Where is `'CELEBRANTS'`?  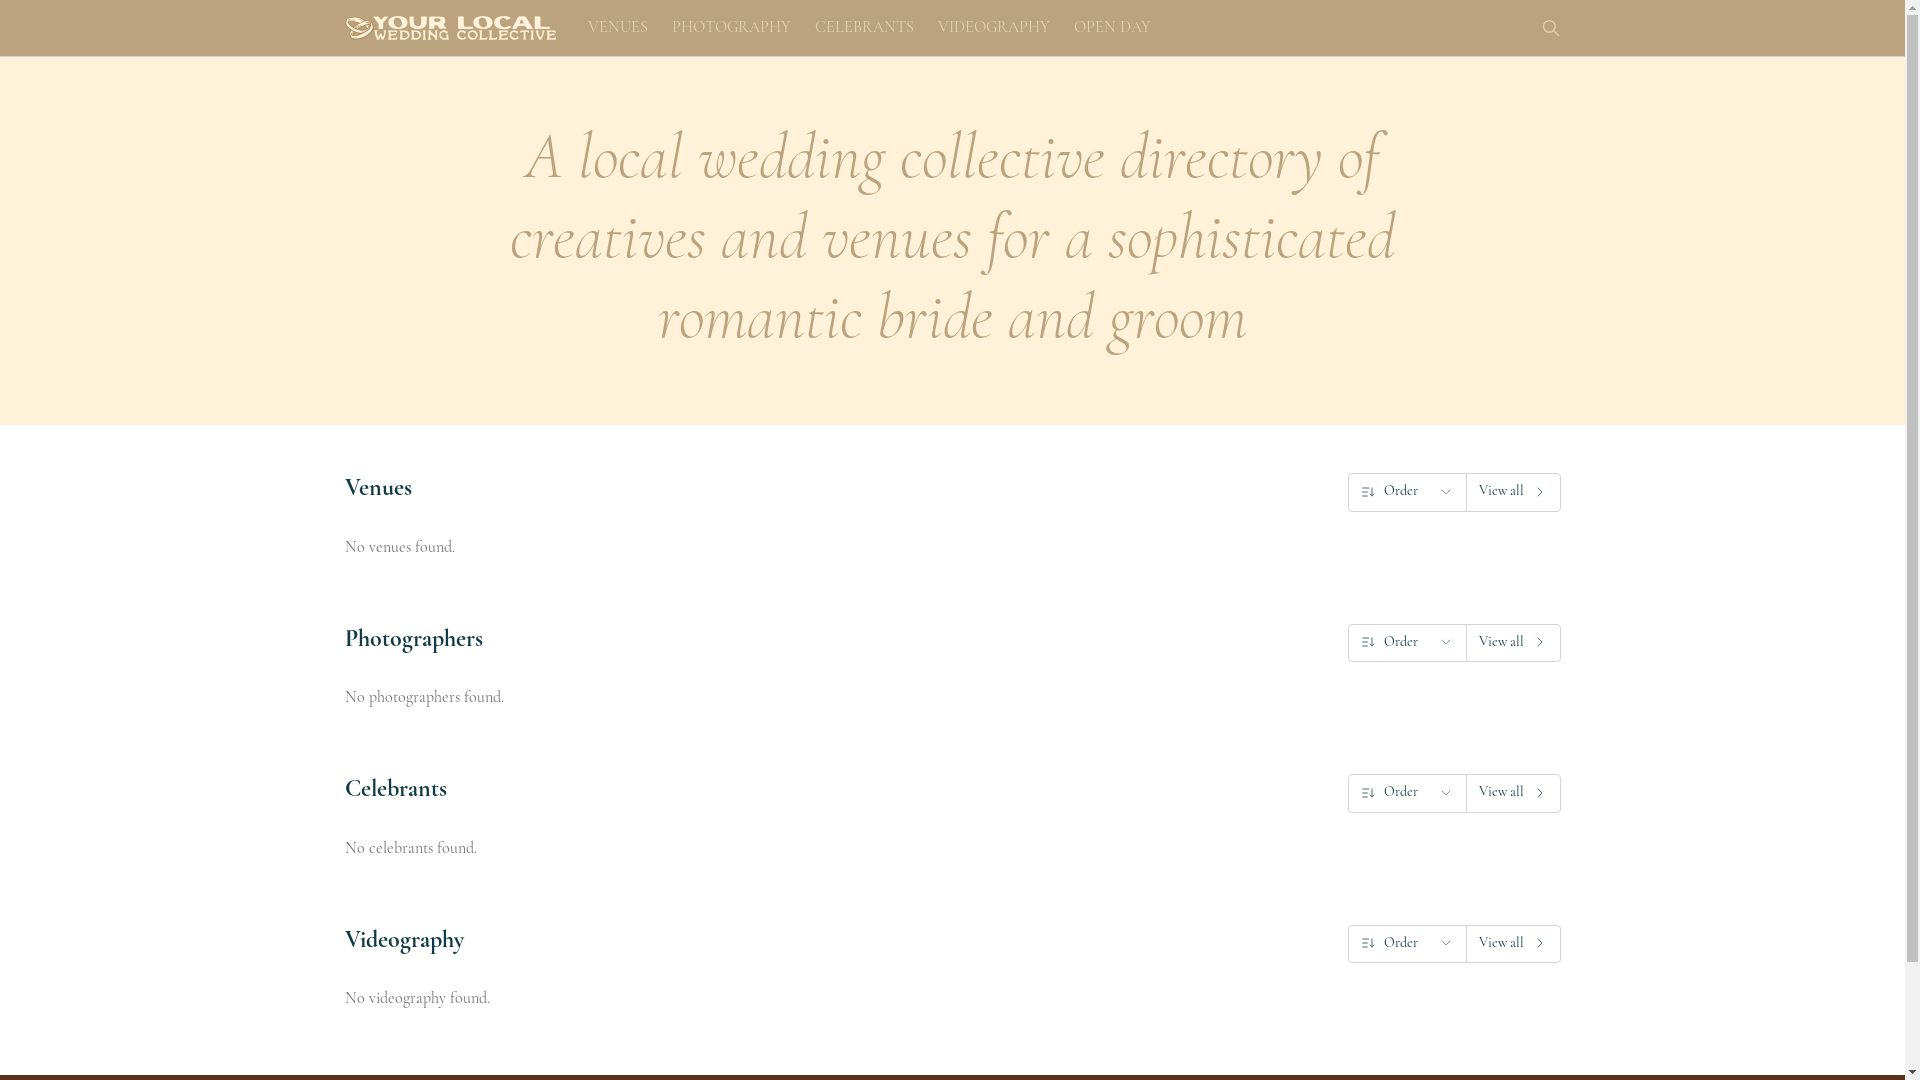 'CELEBRANTS' is located at coordinates (863, 27).